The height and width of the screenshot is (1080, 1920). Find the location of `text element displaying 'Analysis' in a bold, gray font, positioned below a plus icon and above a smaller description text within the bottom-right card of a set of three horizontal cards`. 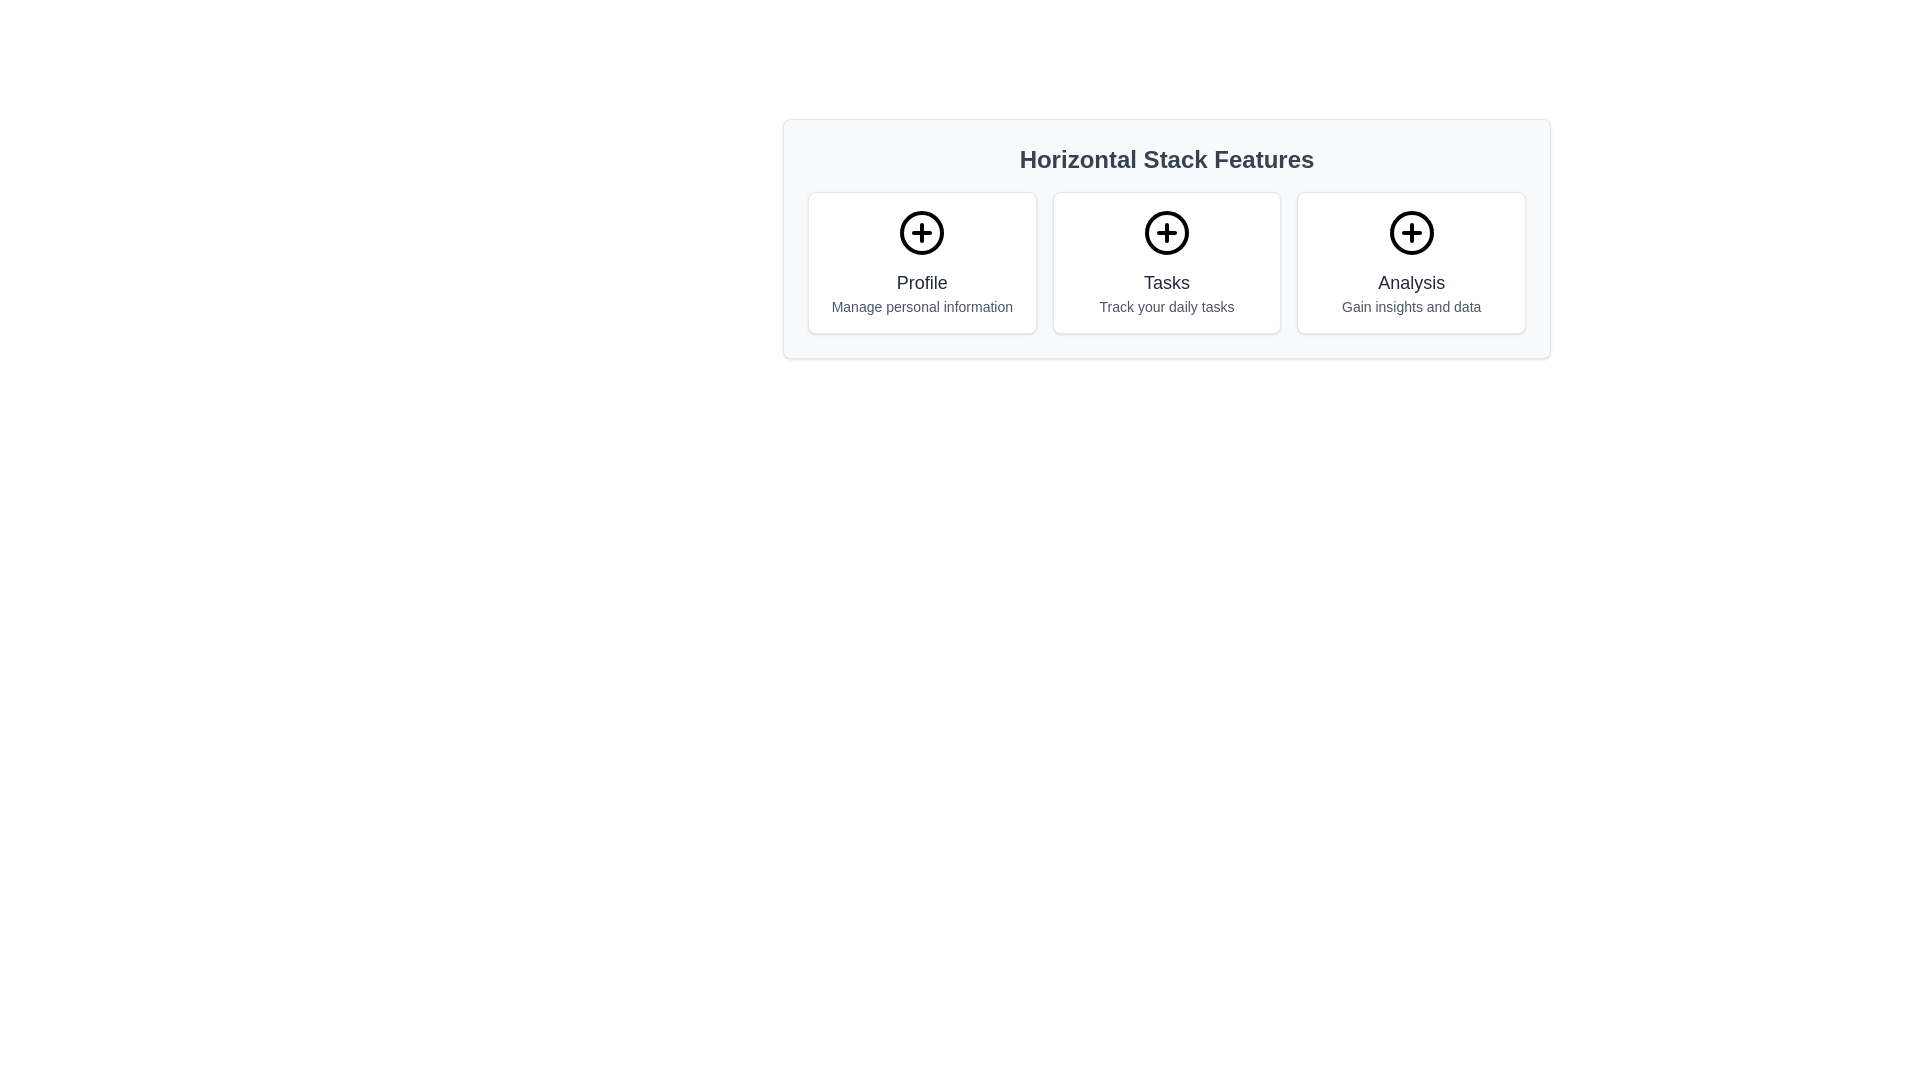

text element displaying 'Analysis' in a bold, gray font, positioned below a plus icon and above a smaller description text within the bottom-right card of a set of three horizontal cards is located at coordinates (1410, 282).